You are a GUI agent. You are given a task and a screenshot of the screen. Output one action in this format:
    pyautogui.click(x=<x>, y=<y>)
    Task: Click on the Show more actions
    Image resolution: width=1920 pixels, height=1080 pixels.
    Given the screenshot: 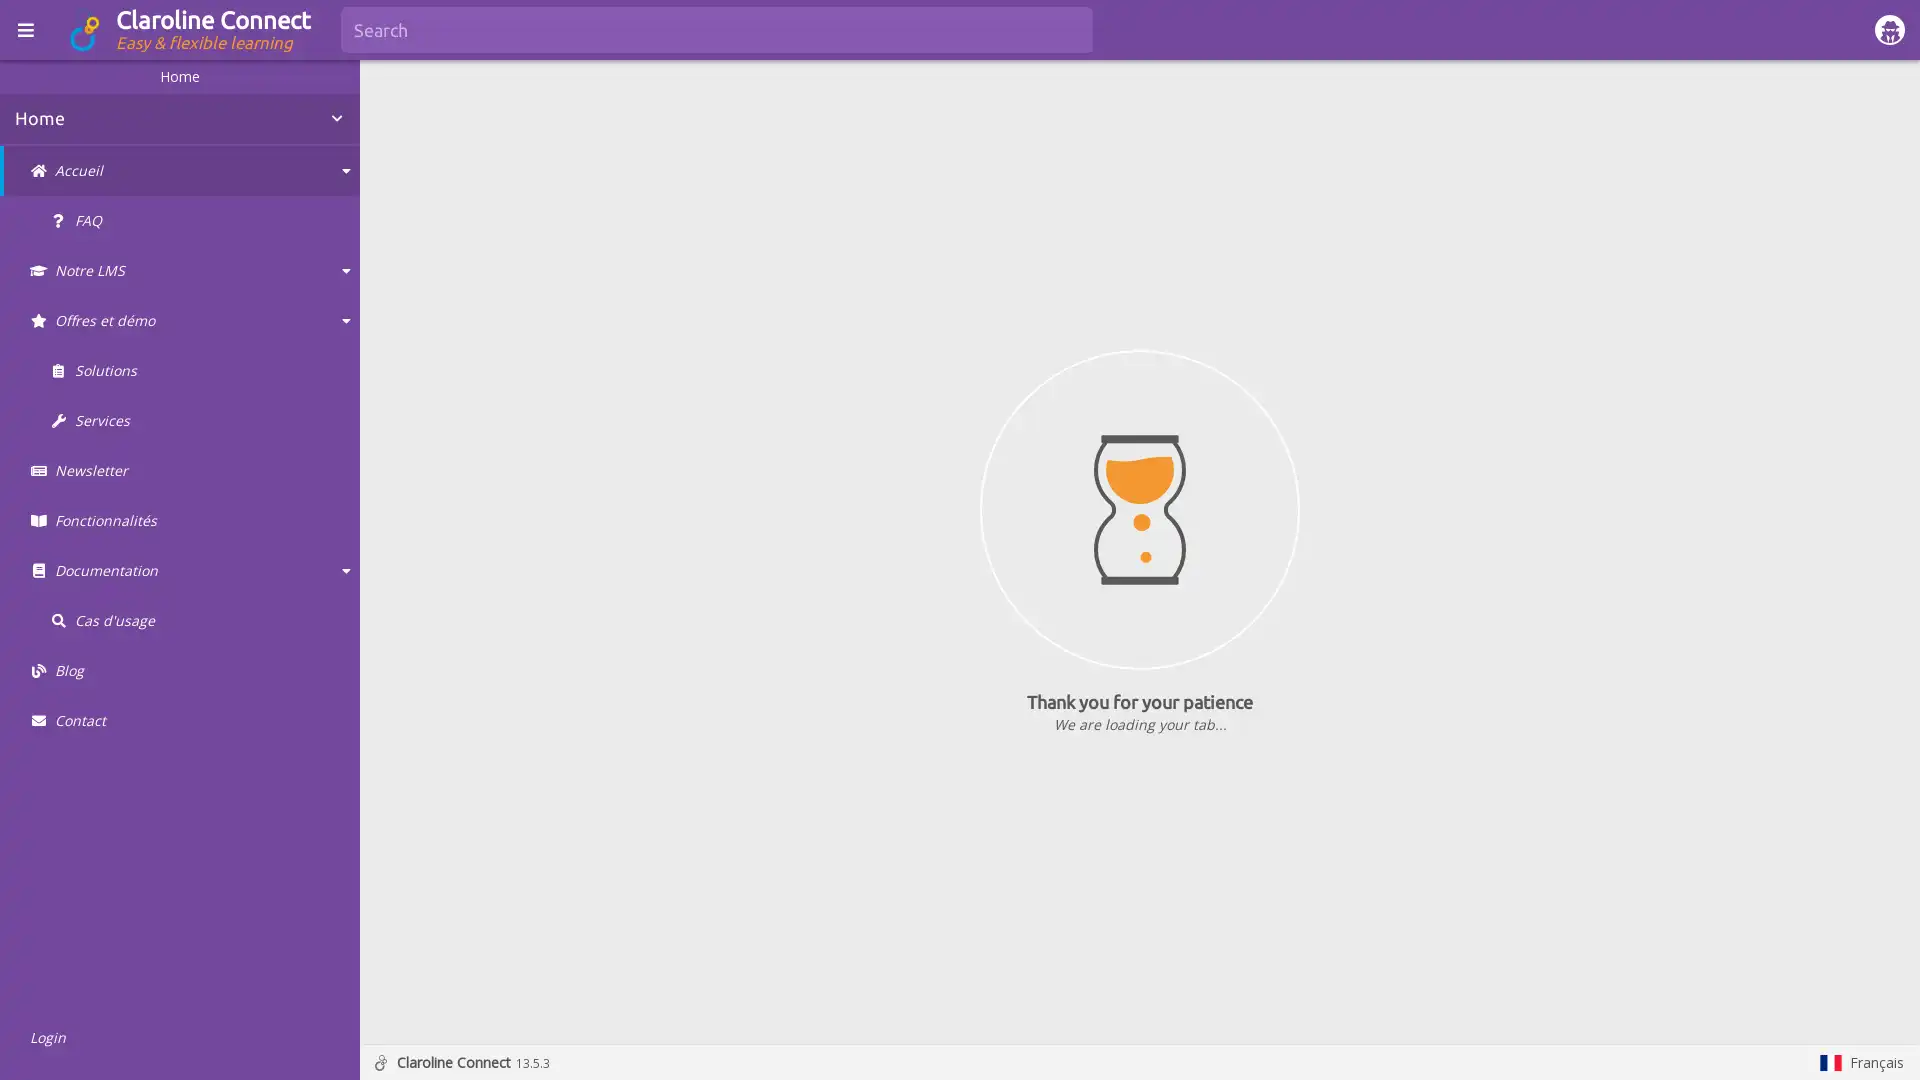 What is the action you would take?
    pyautogui.click(x=1880, y=353)
    